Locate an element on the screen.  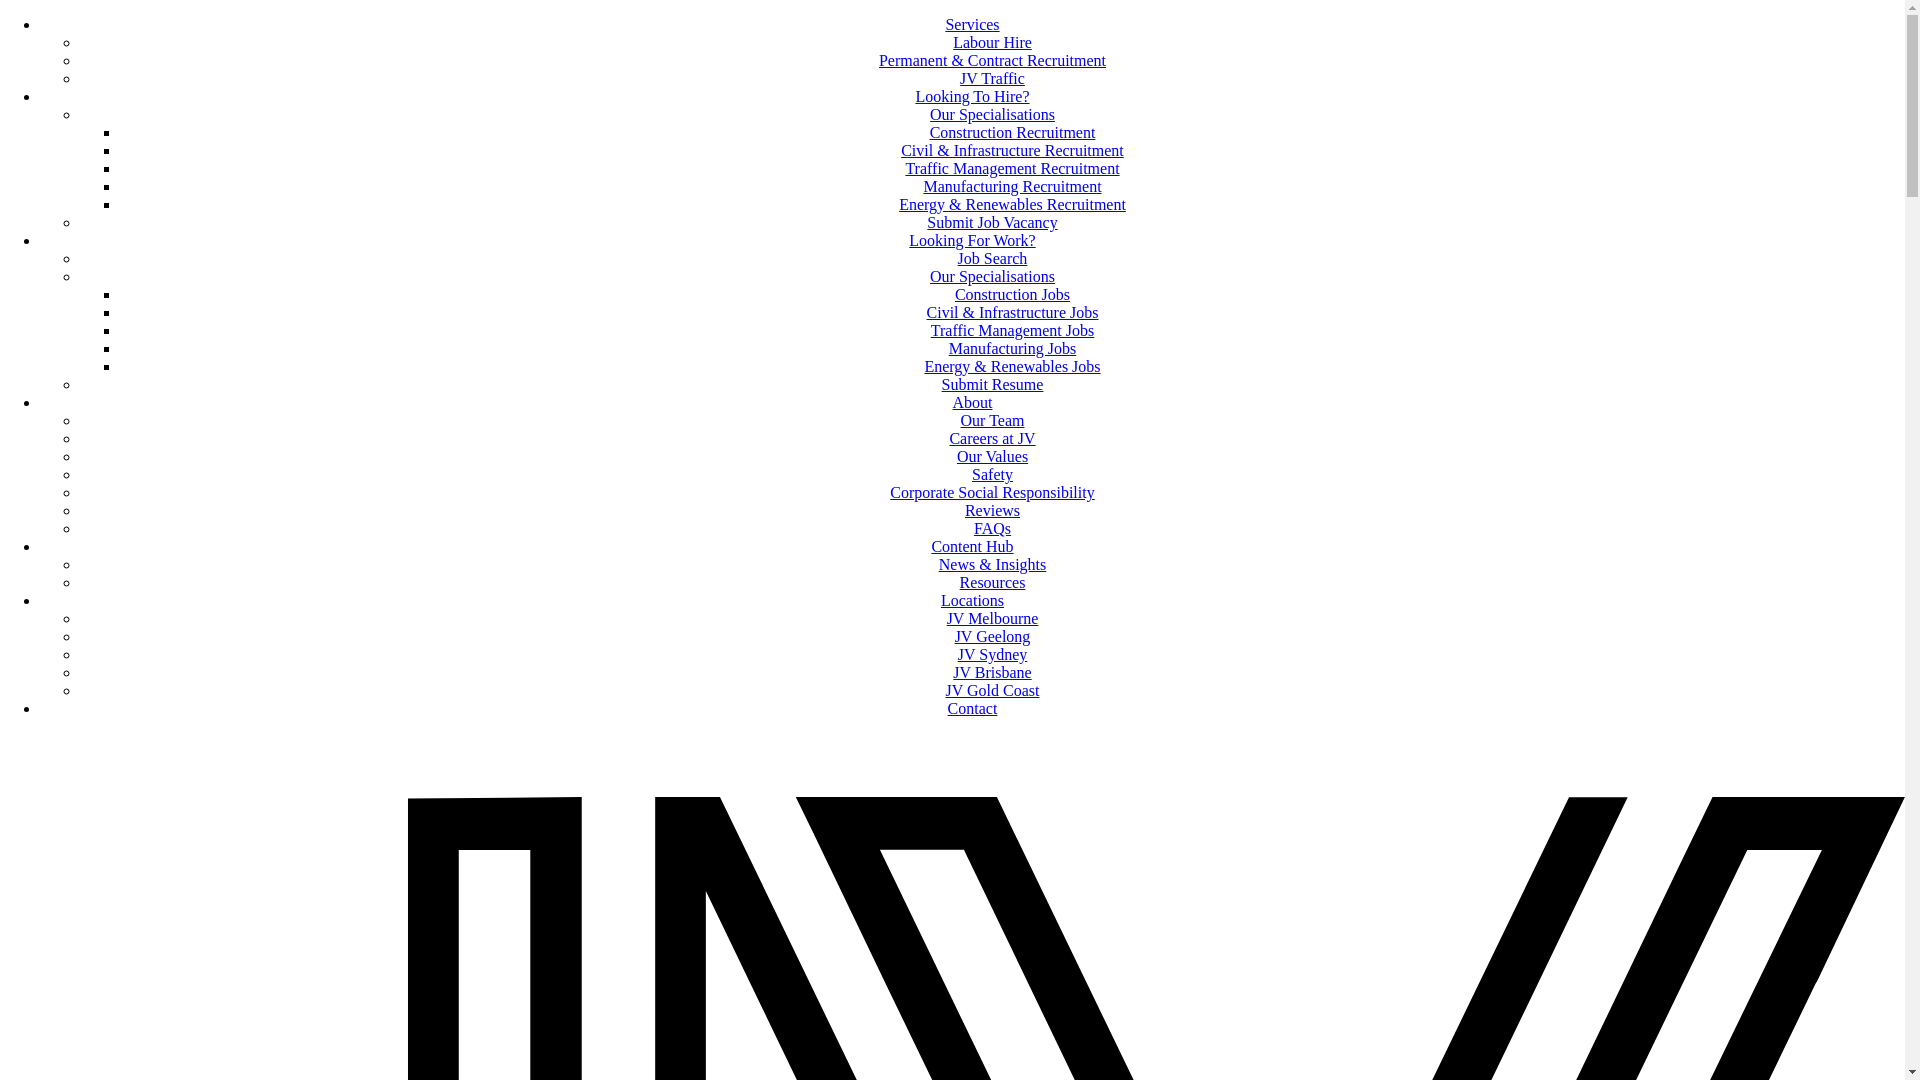
'Looking For Work?' is located at coordinates (971, 239).